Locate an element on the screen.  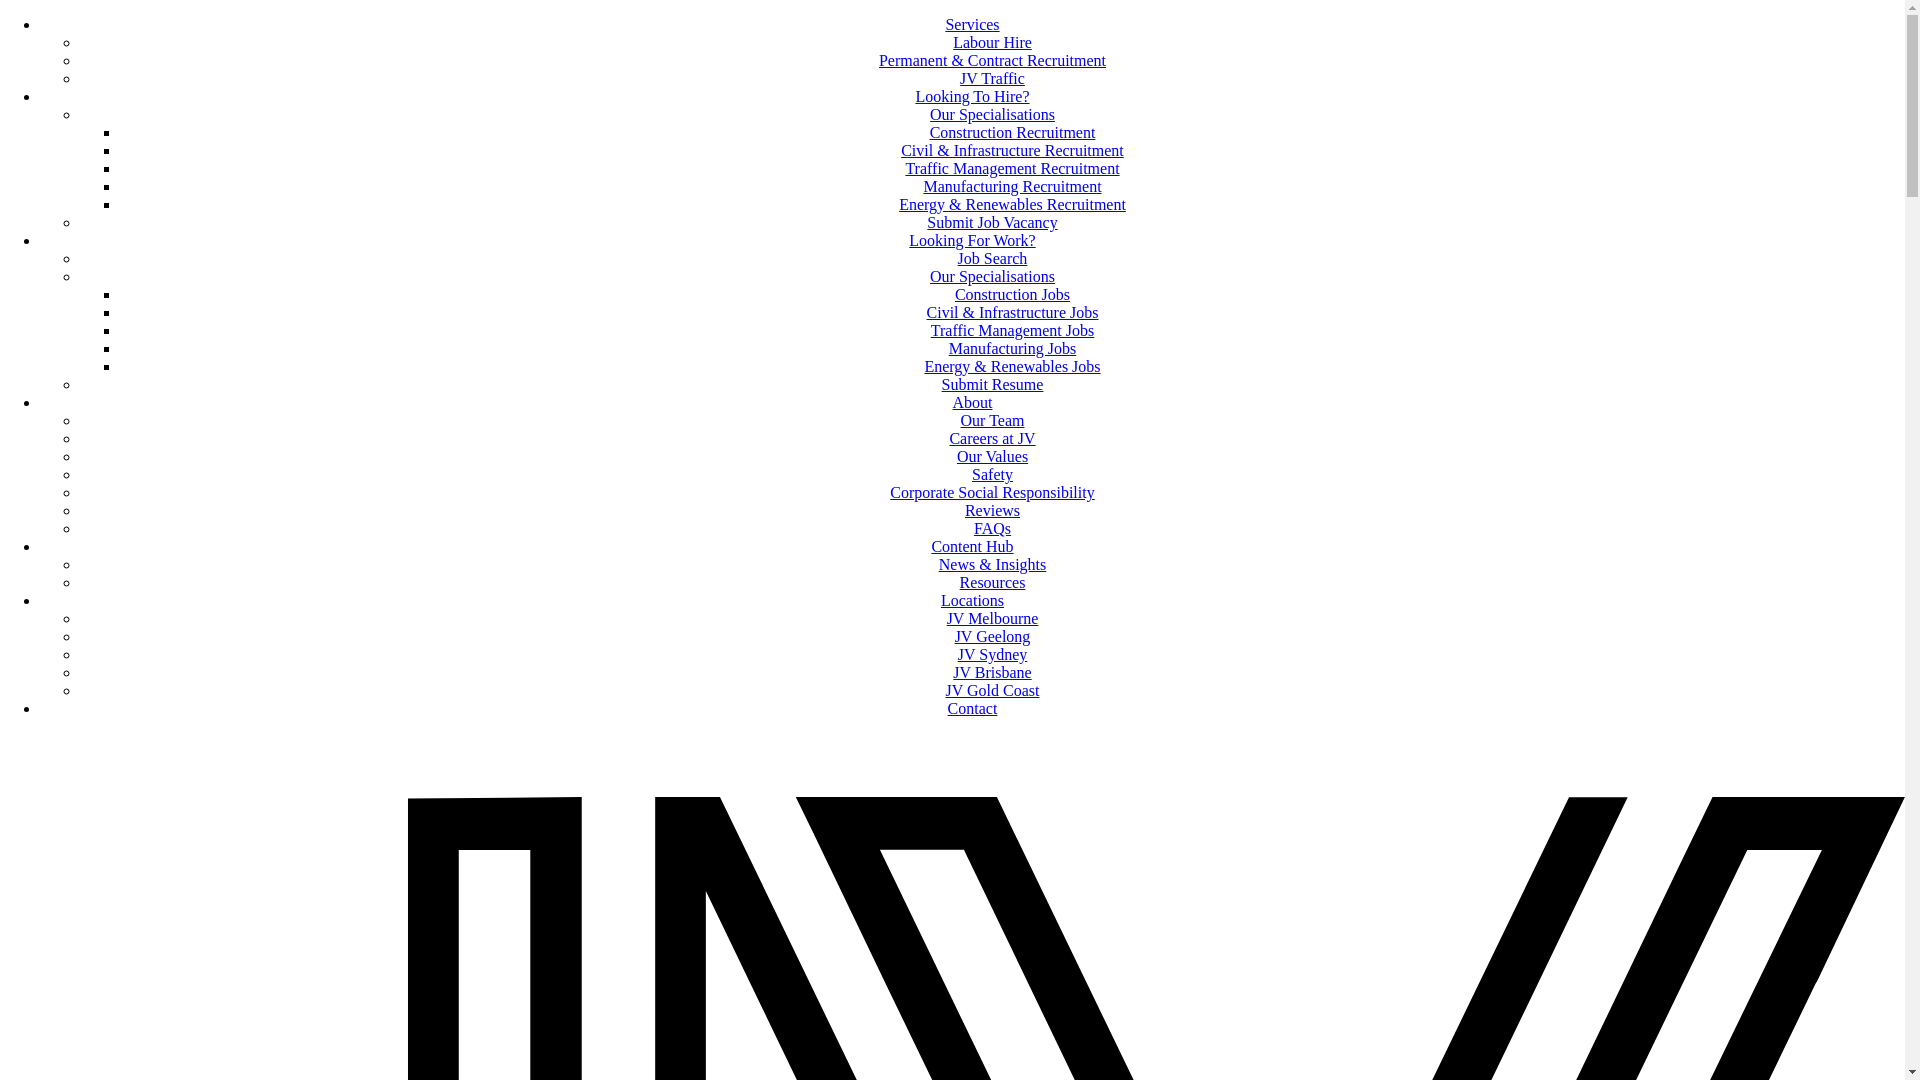
'Looking For Work?' is located at coordinates (971, 239).